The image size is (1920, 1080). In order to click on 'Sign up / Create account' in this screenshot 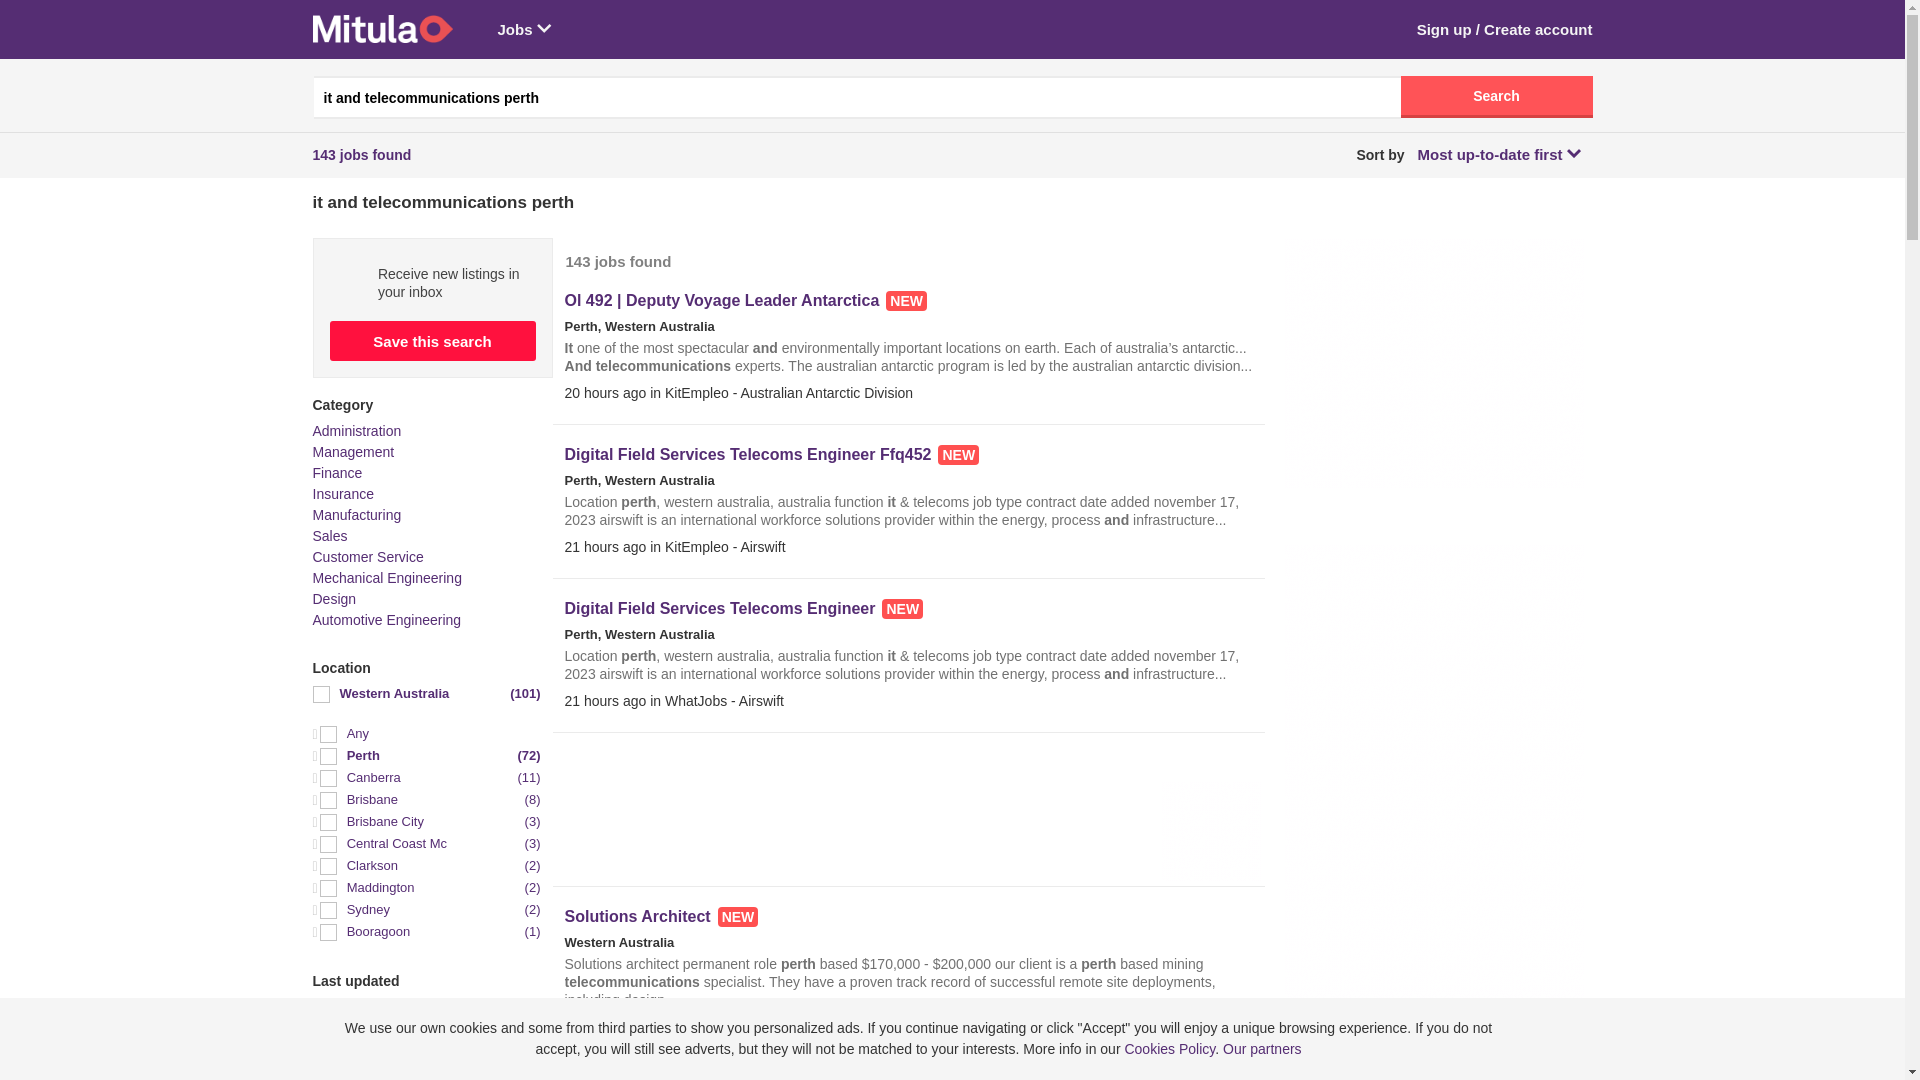, I will do `click(1415, 29)`.